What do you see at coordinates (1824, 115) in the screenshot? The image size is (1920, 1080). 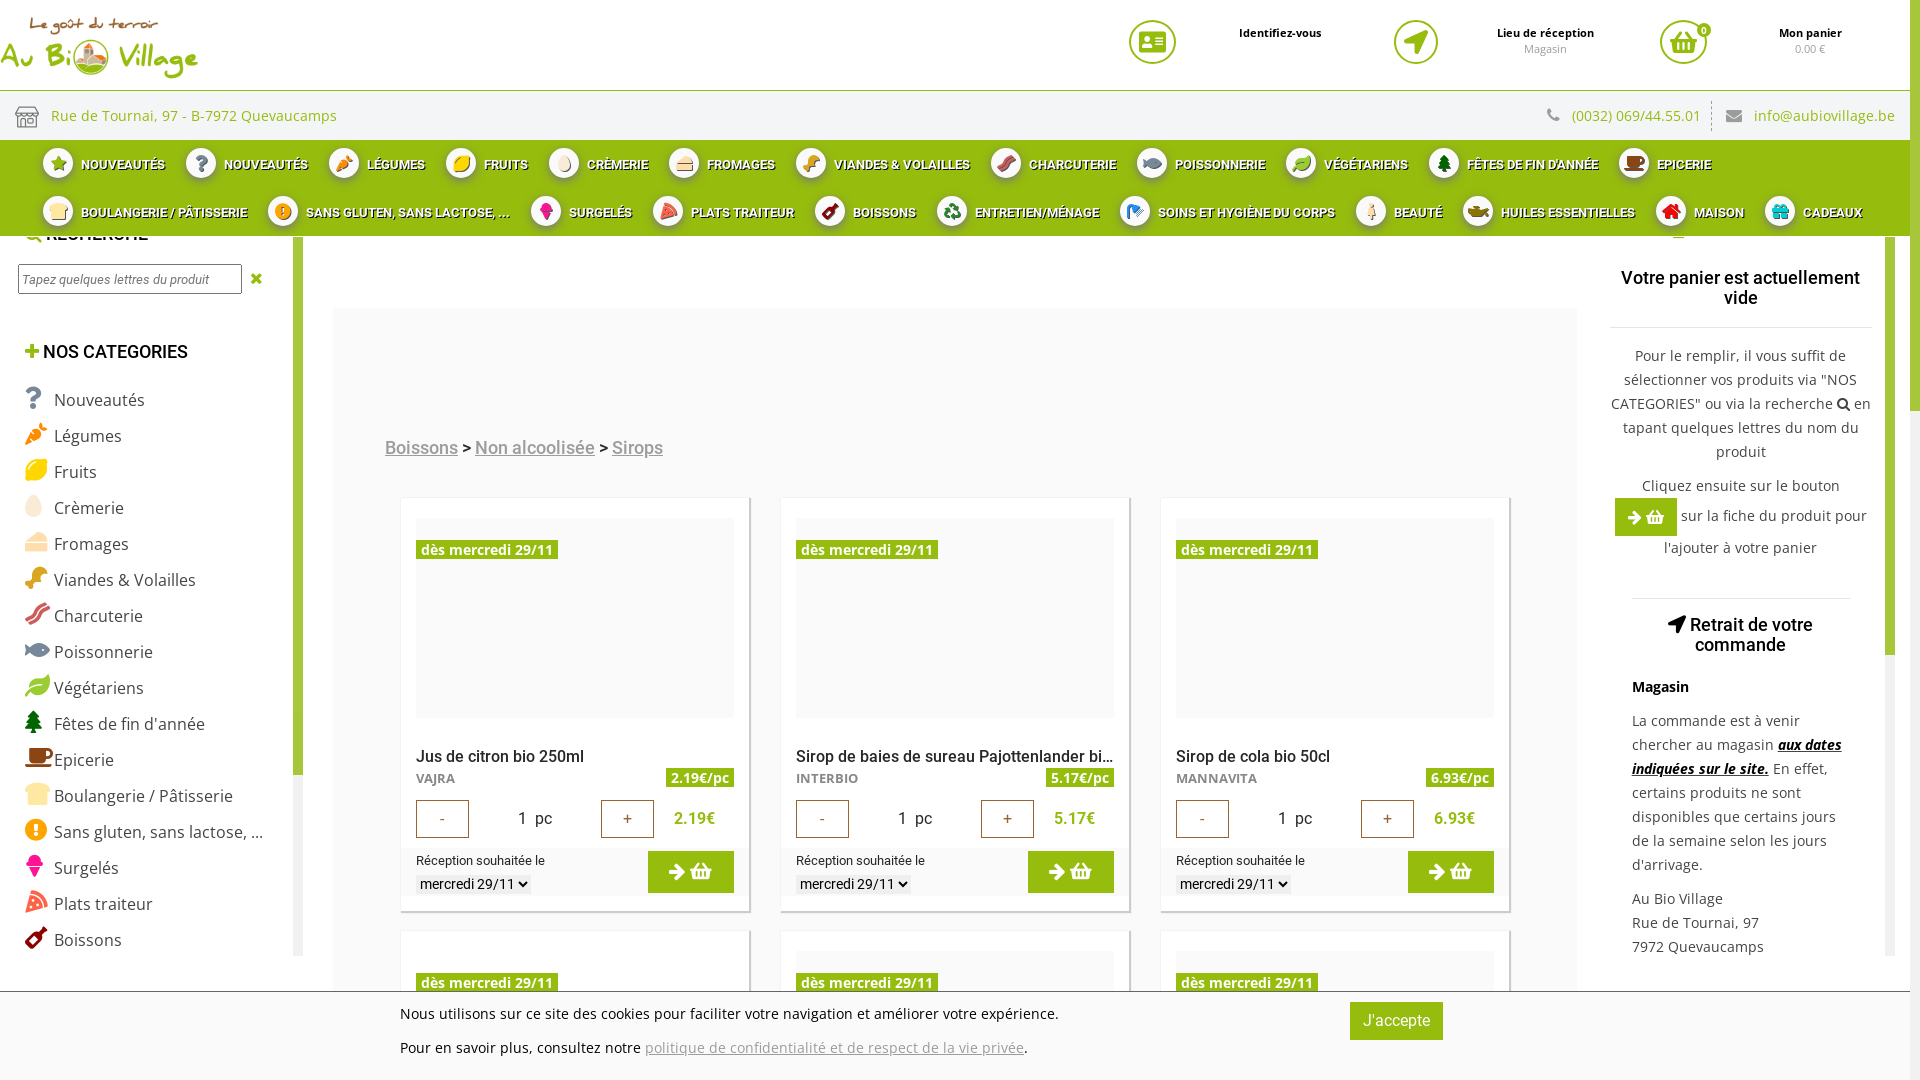 I see `'info@aubiovillage.be'` at bounding box center [1824, 115].